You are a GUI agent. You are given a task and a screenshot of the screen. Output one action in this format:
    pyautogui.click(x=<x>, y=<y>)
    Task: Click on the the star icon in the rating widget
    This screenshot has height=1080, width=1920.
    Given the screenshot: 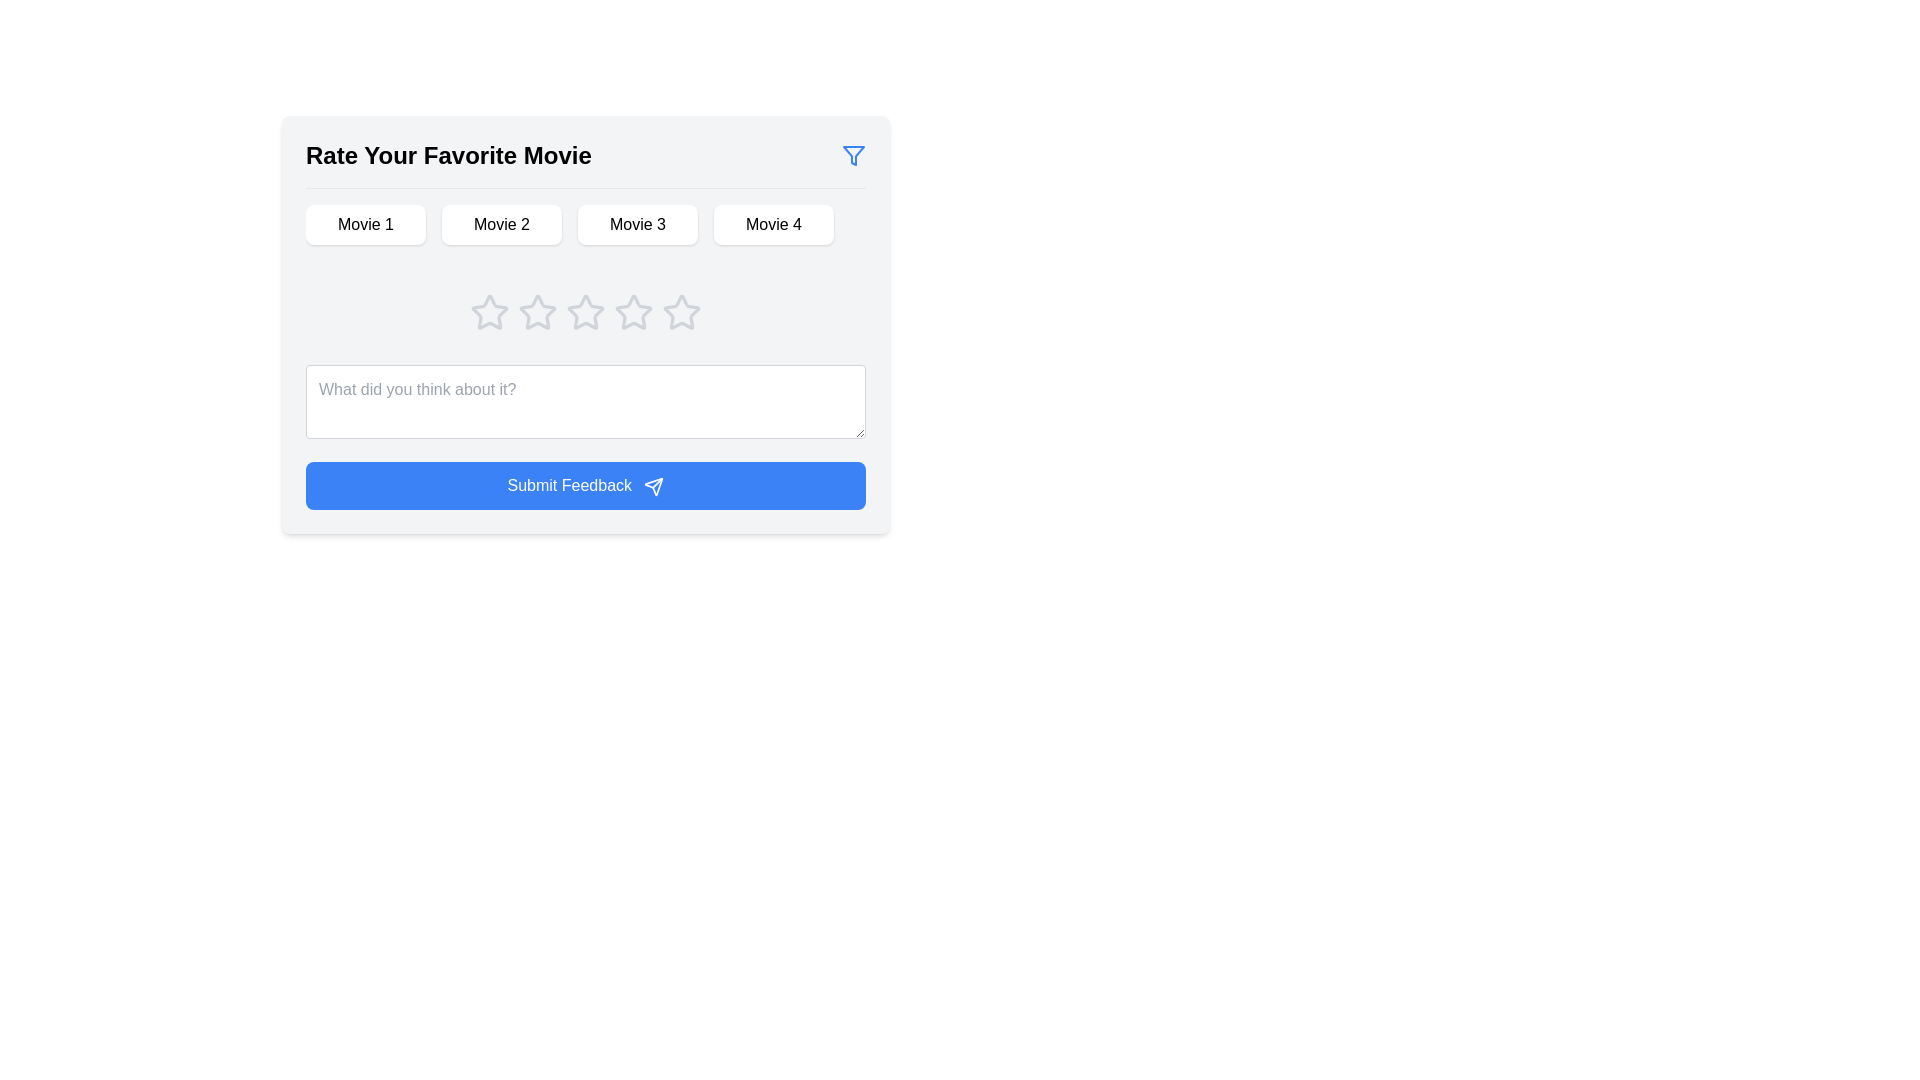 What is the action you would take?
    pyautogui.click(x=584, y=312)
    